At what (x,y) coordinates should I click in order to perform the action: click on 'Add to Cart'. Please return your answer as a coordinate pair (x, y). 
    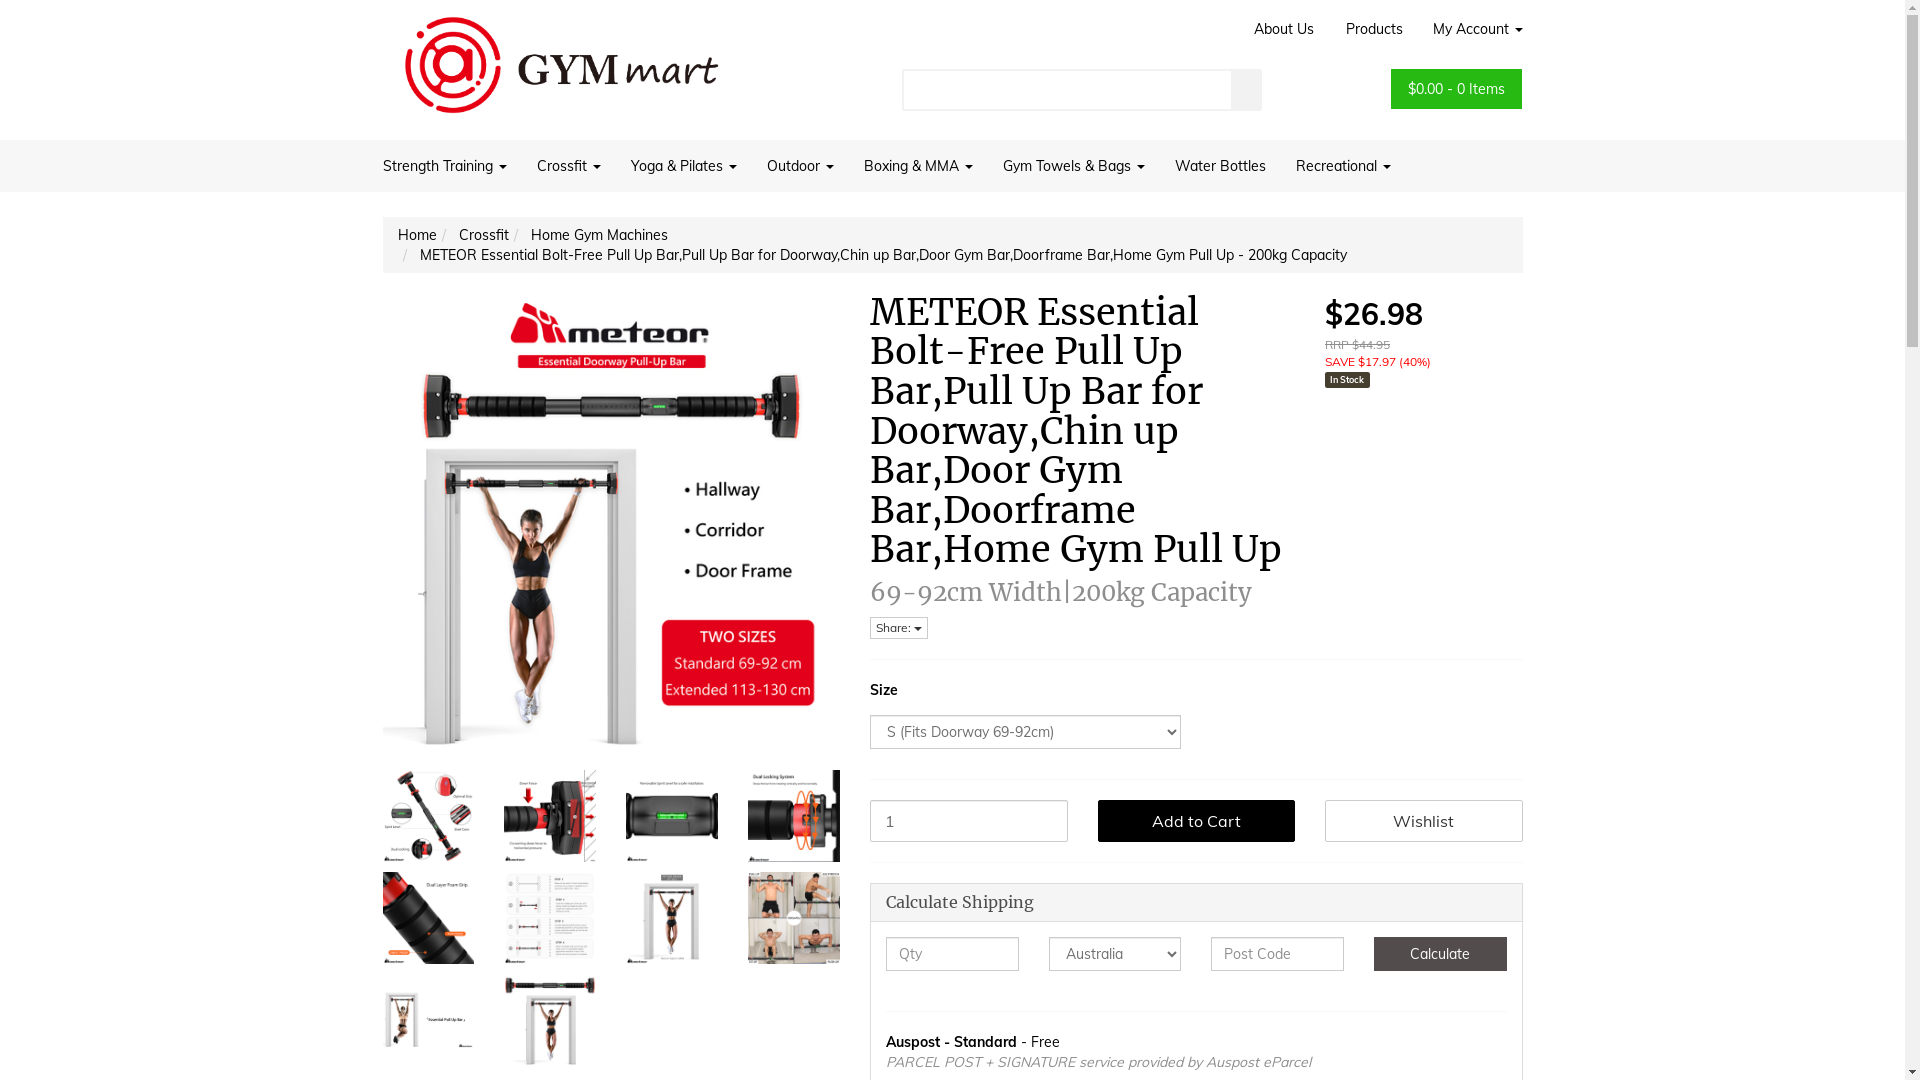
    Looking at the image, I should click on (1196, 821).